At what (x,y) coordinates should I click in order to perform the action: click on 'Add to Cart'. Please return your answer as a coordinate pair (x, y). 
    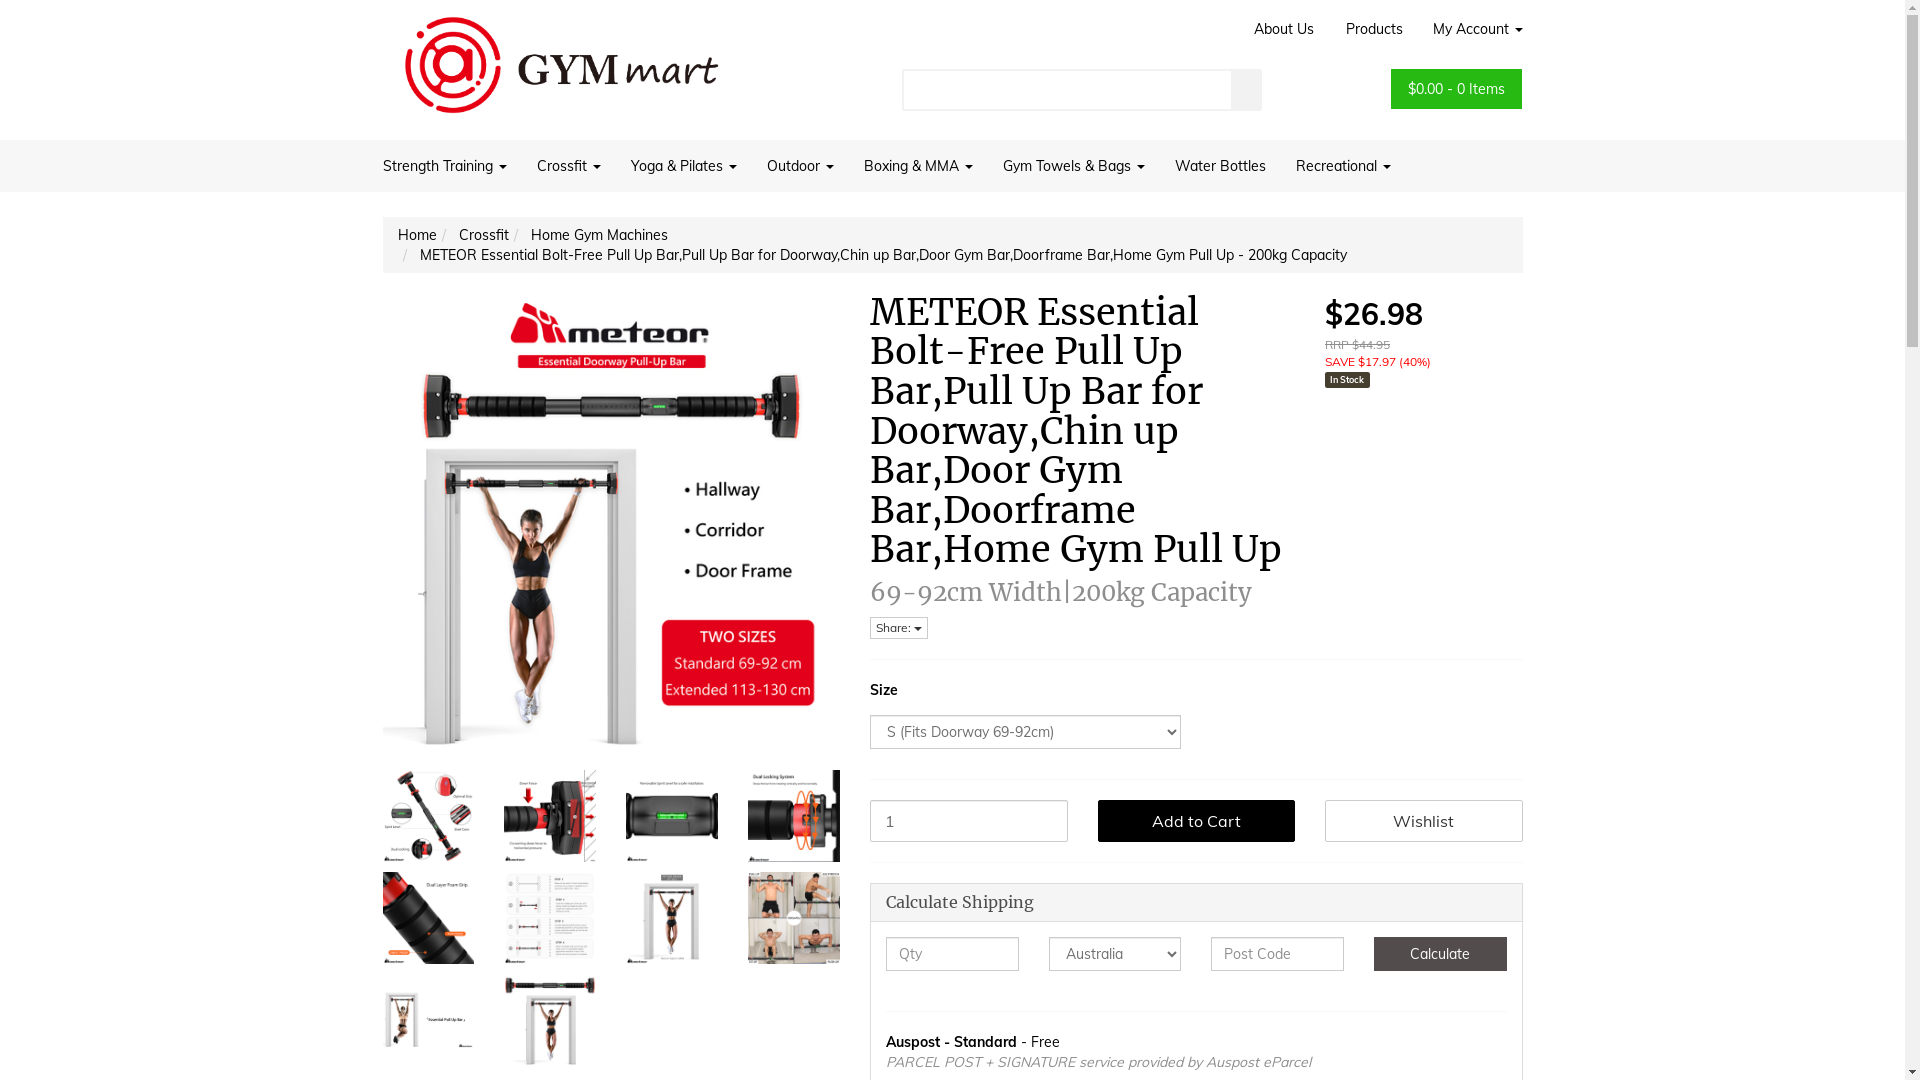
    Looking at the image, I should click on (1196, 821).